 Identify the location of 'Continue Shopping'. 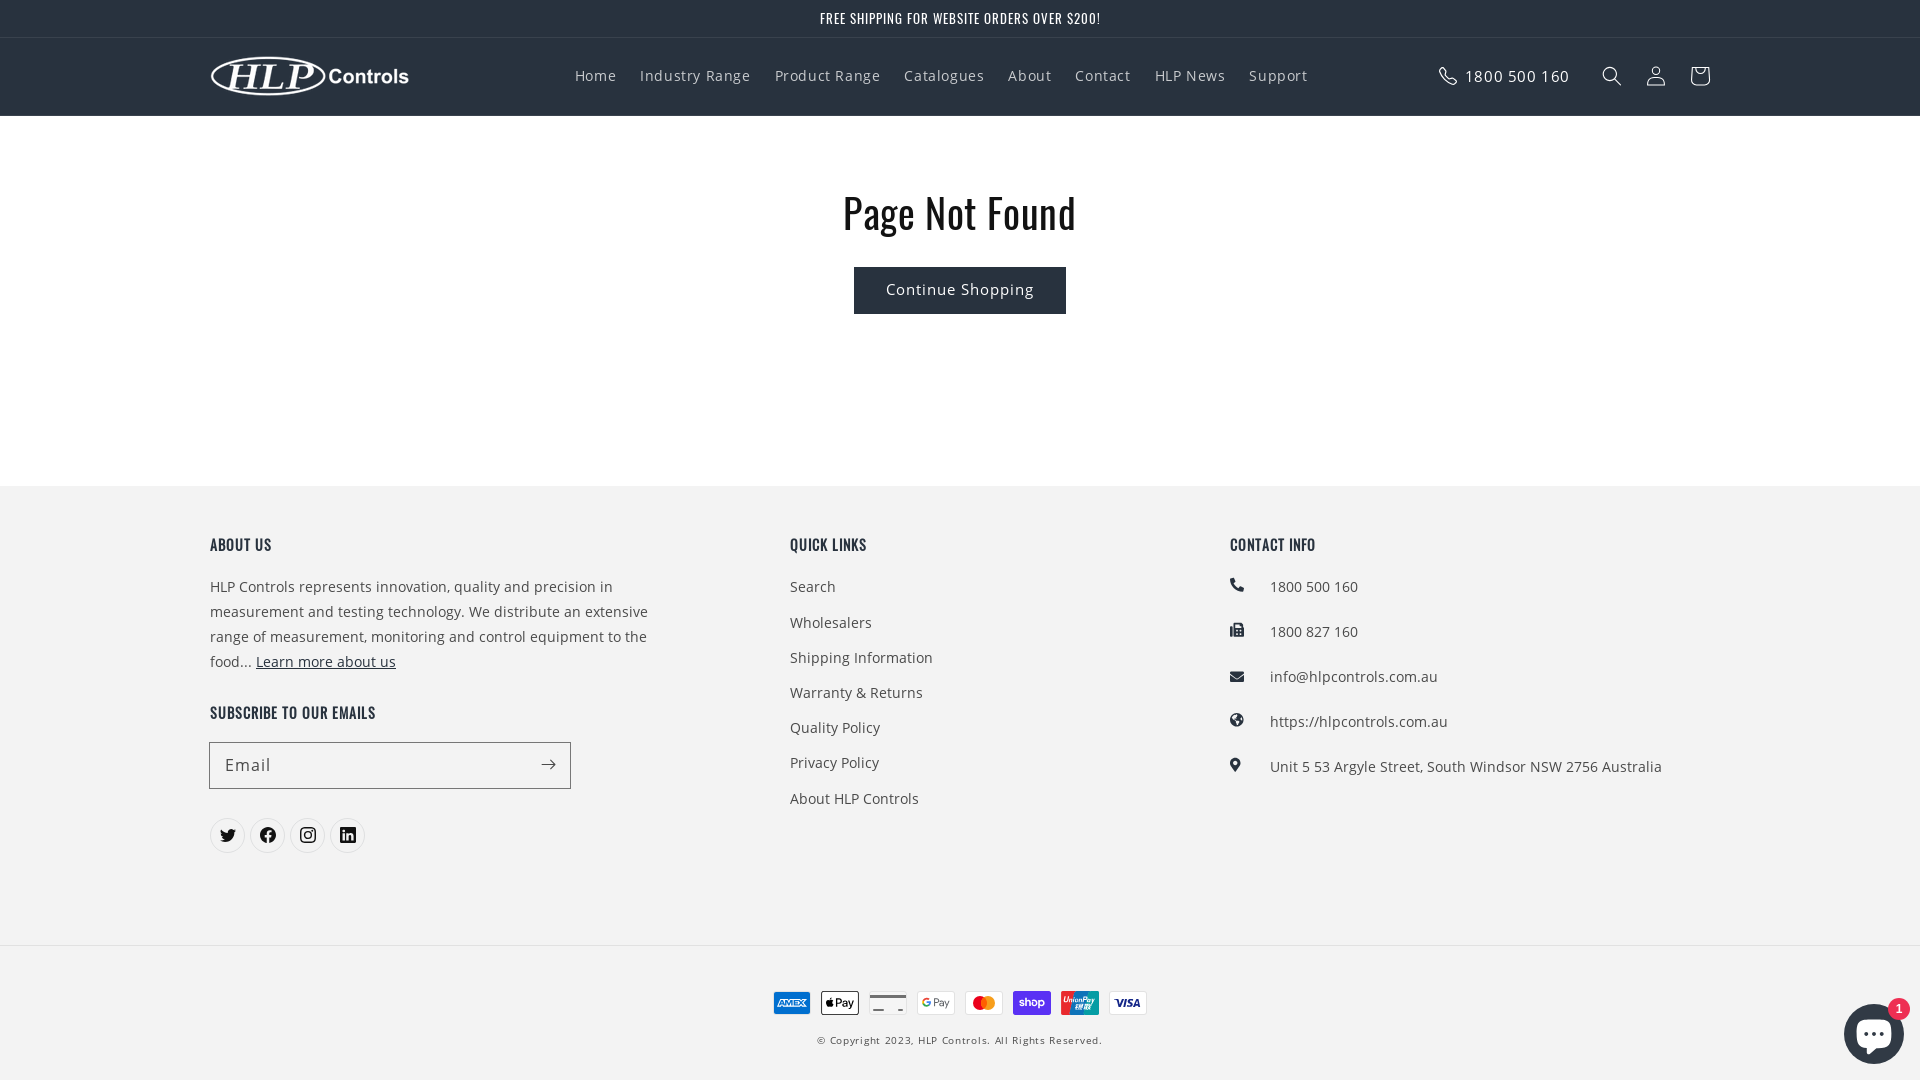
(960, 290).